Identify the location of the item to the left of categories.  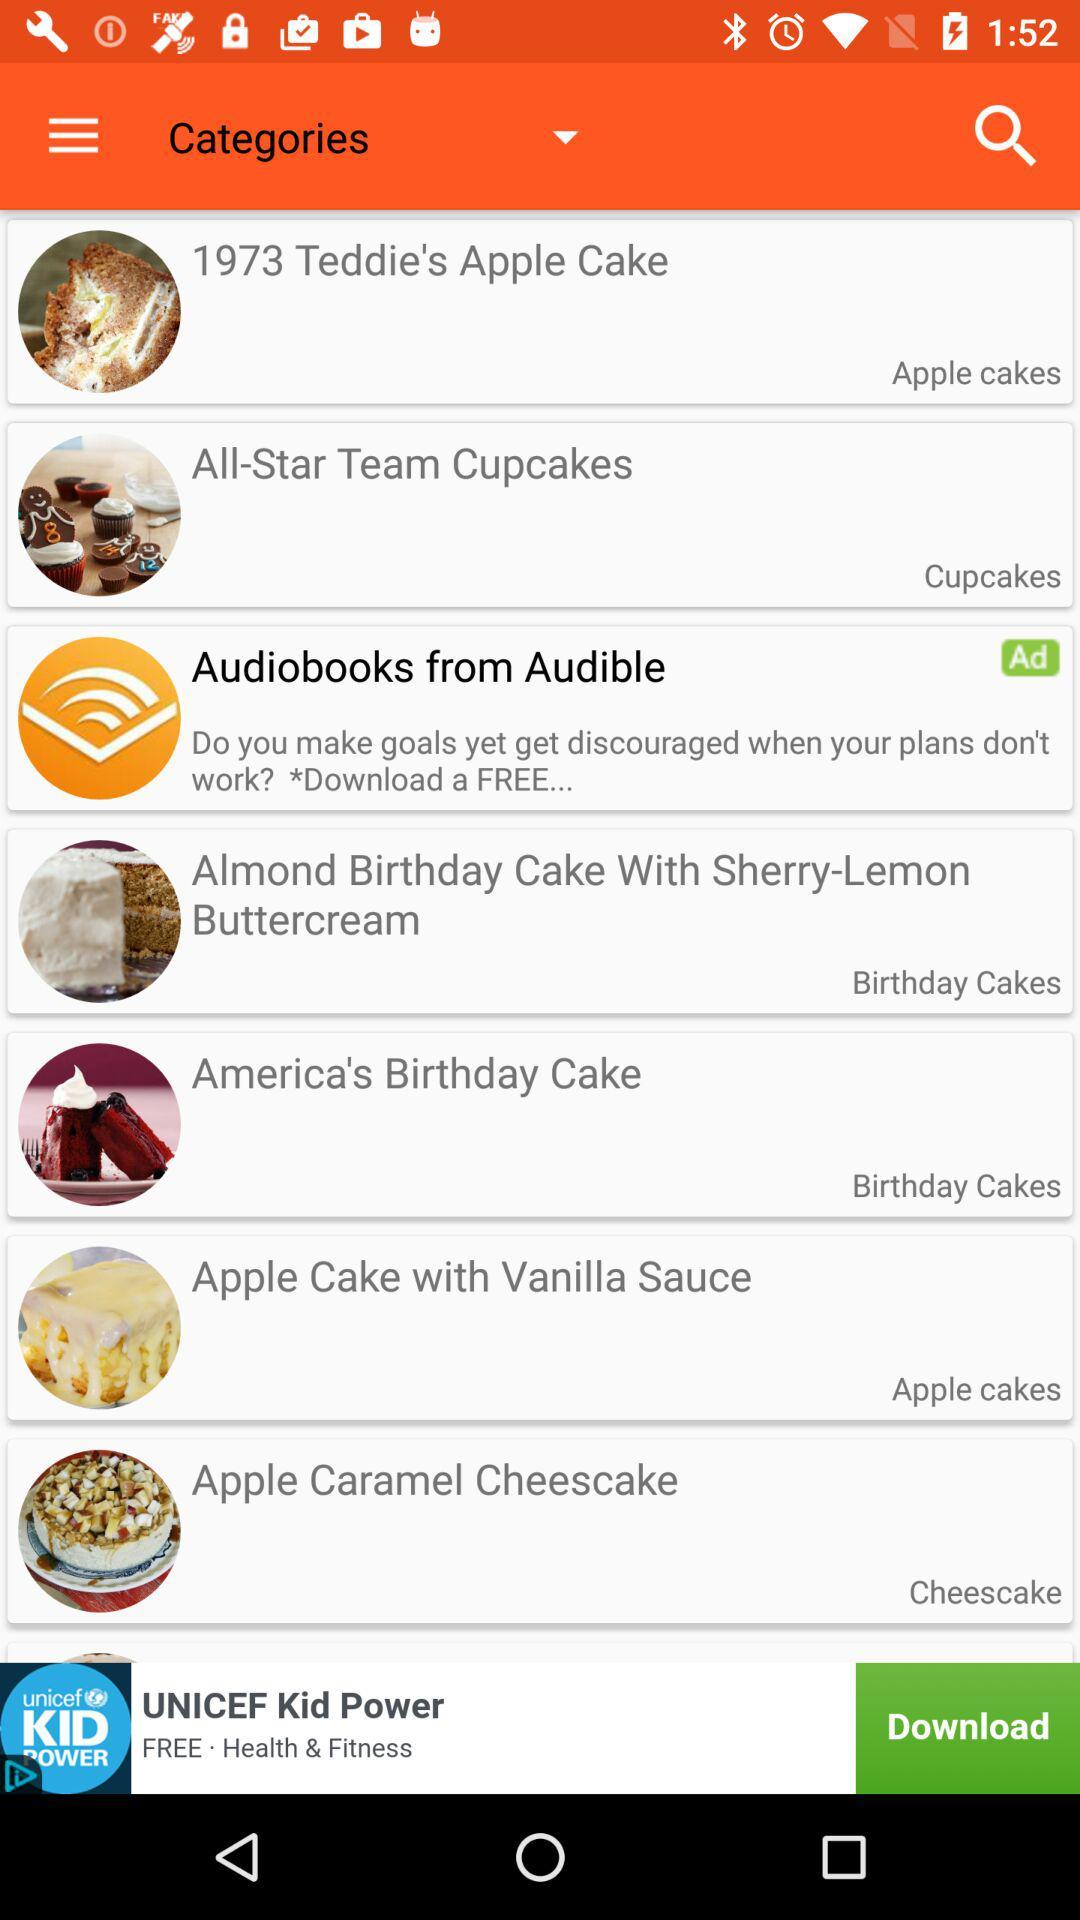
(72, 135).